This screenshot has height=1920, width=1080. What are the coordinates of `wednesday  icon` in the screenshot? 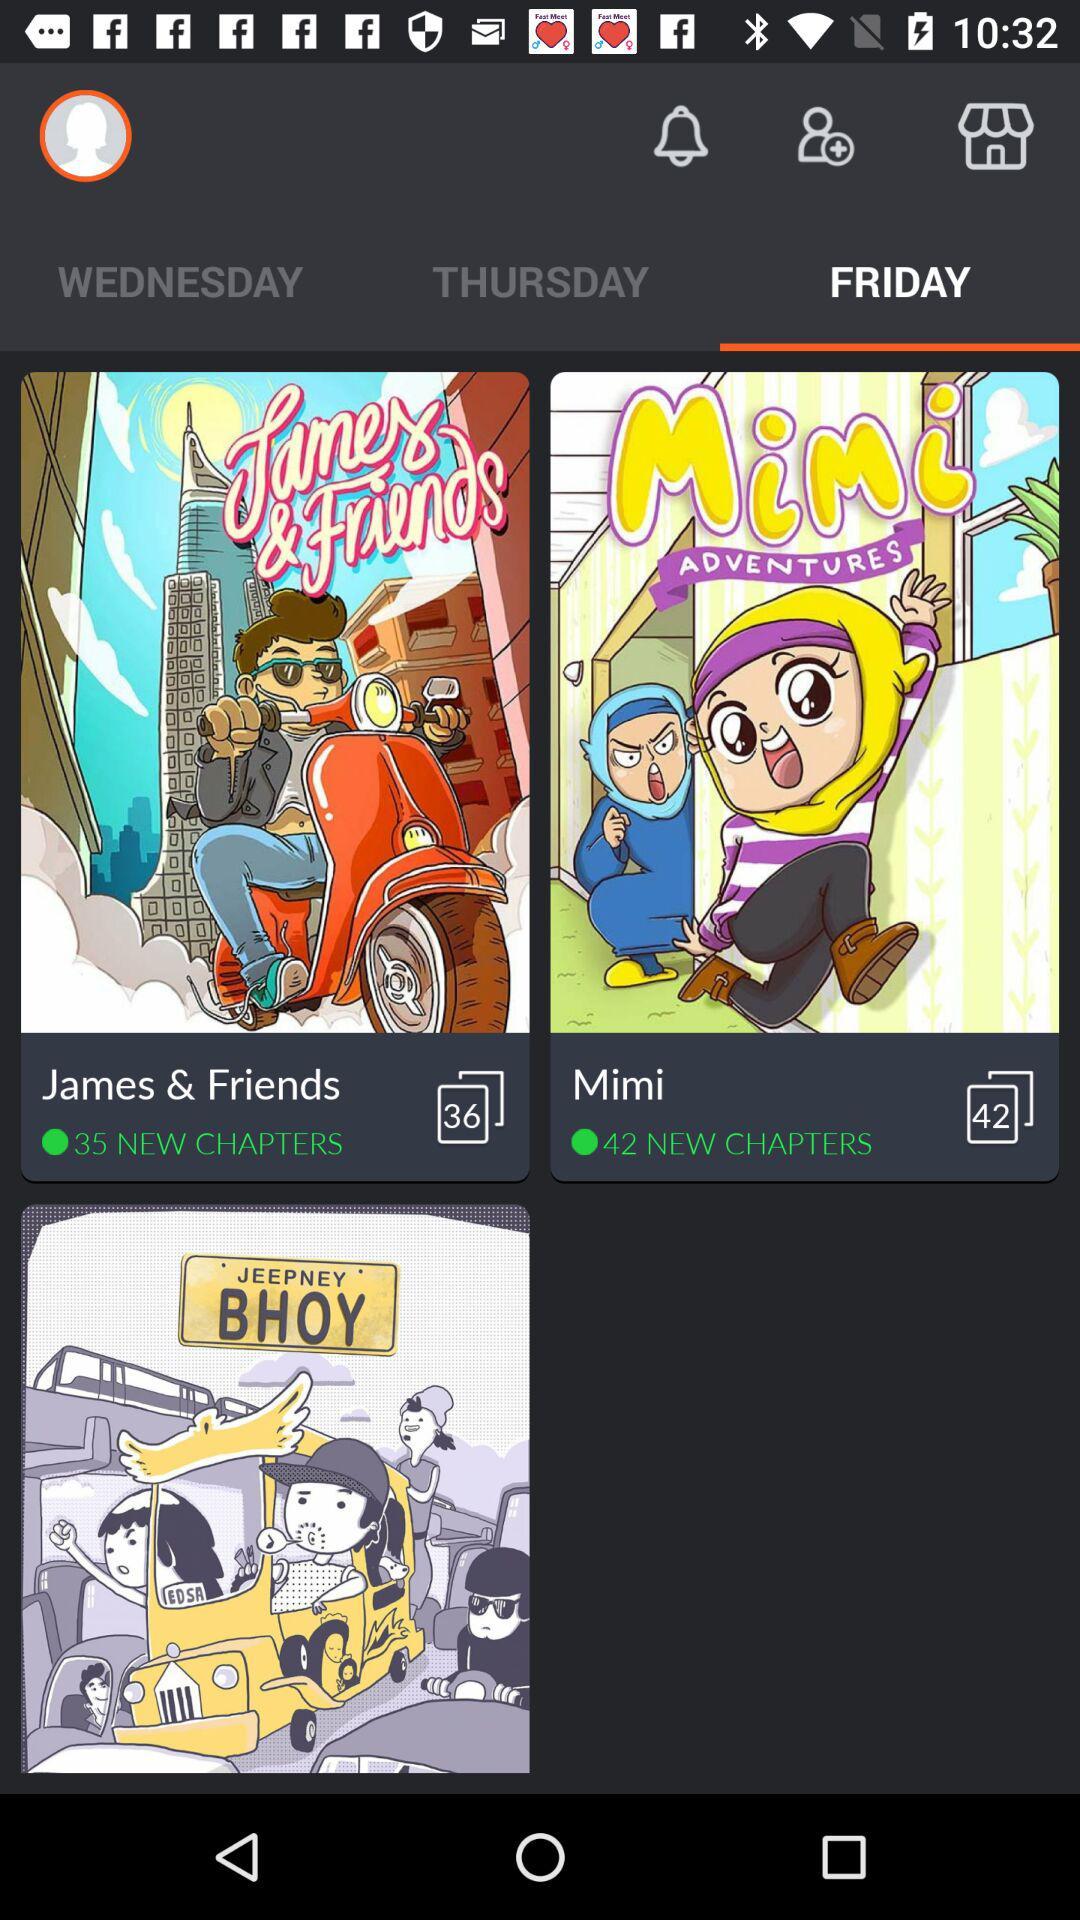 It's located at (180, 279).